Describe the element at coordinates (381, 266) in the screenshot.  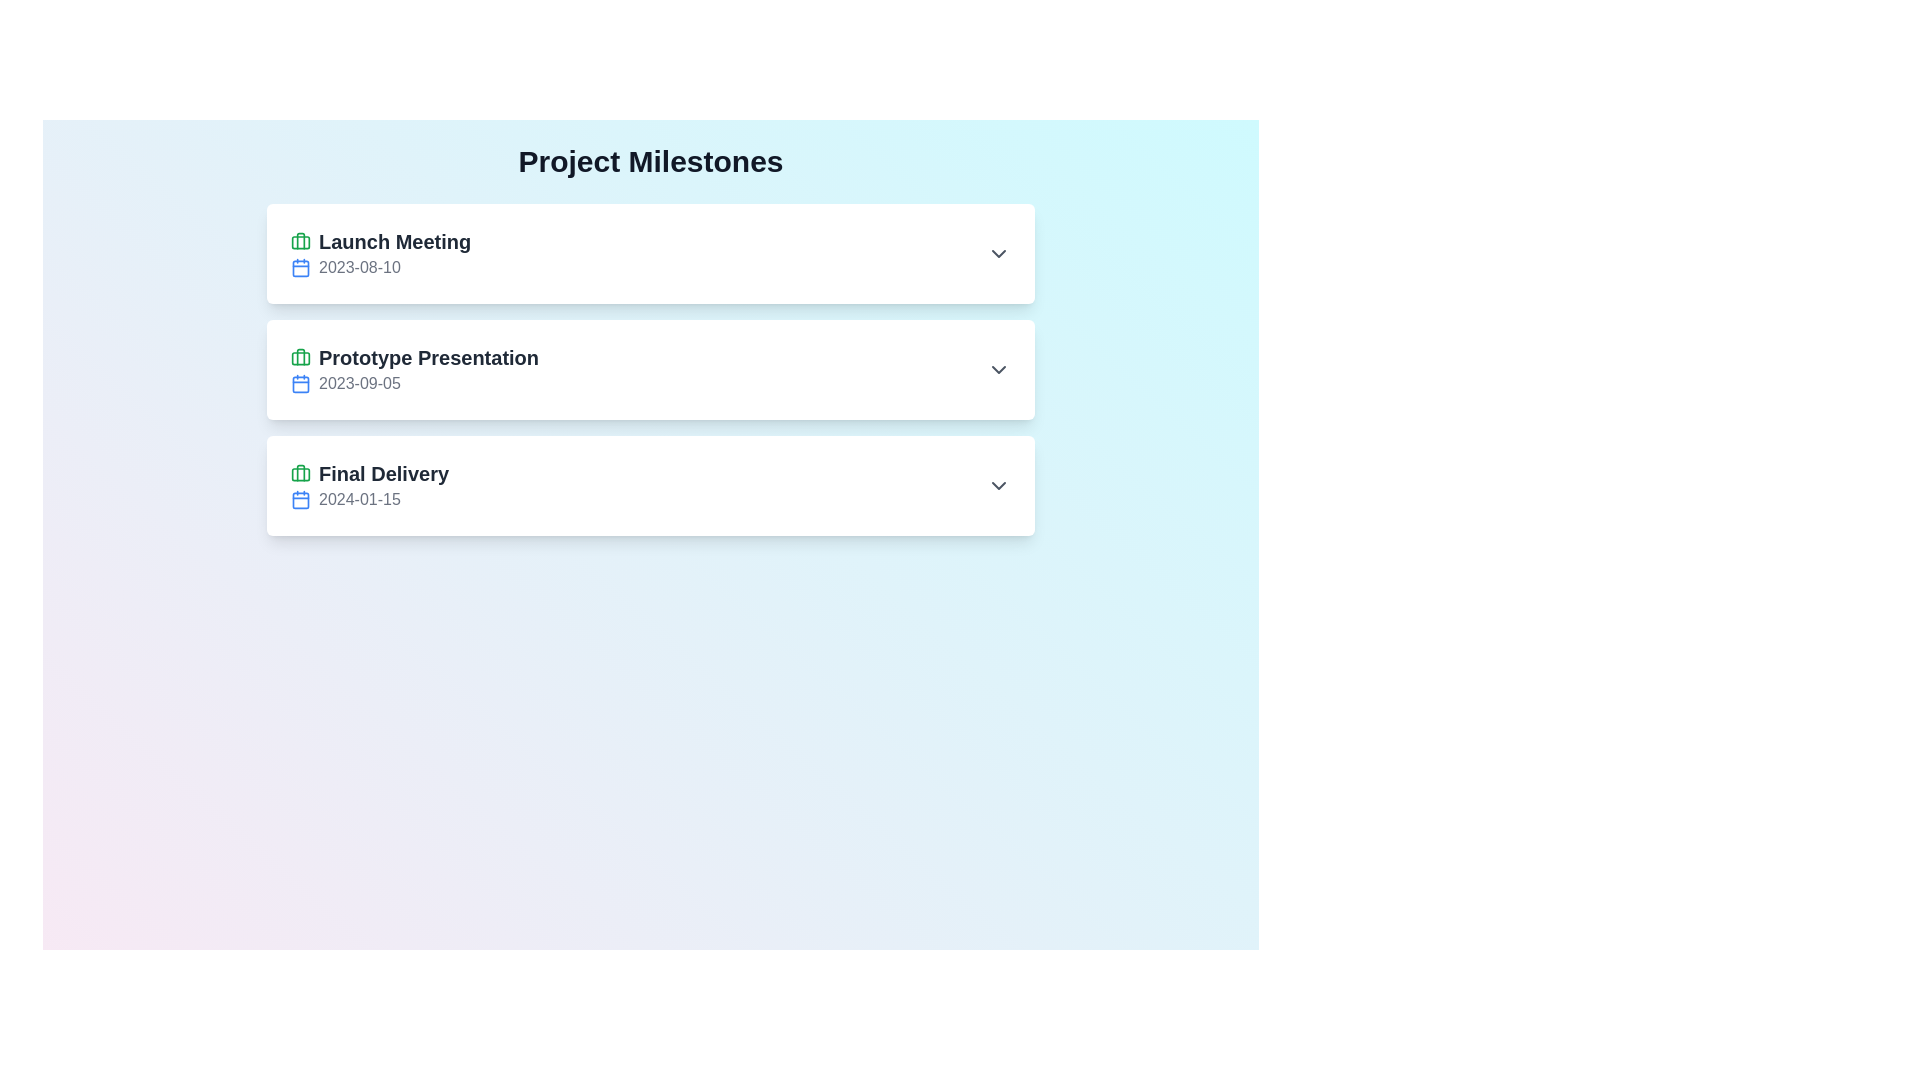
I see `the informational text label displaying the date related to the 'Launch Meeting' event, positioned under the 'Project Milestones' section` at that location.